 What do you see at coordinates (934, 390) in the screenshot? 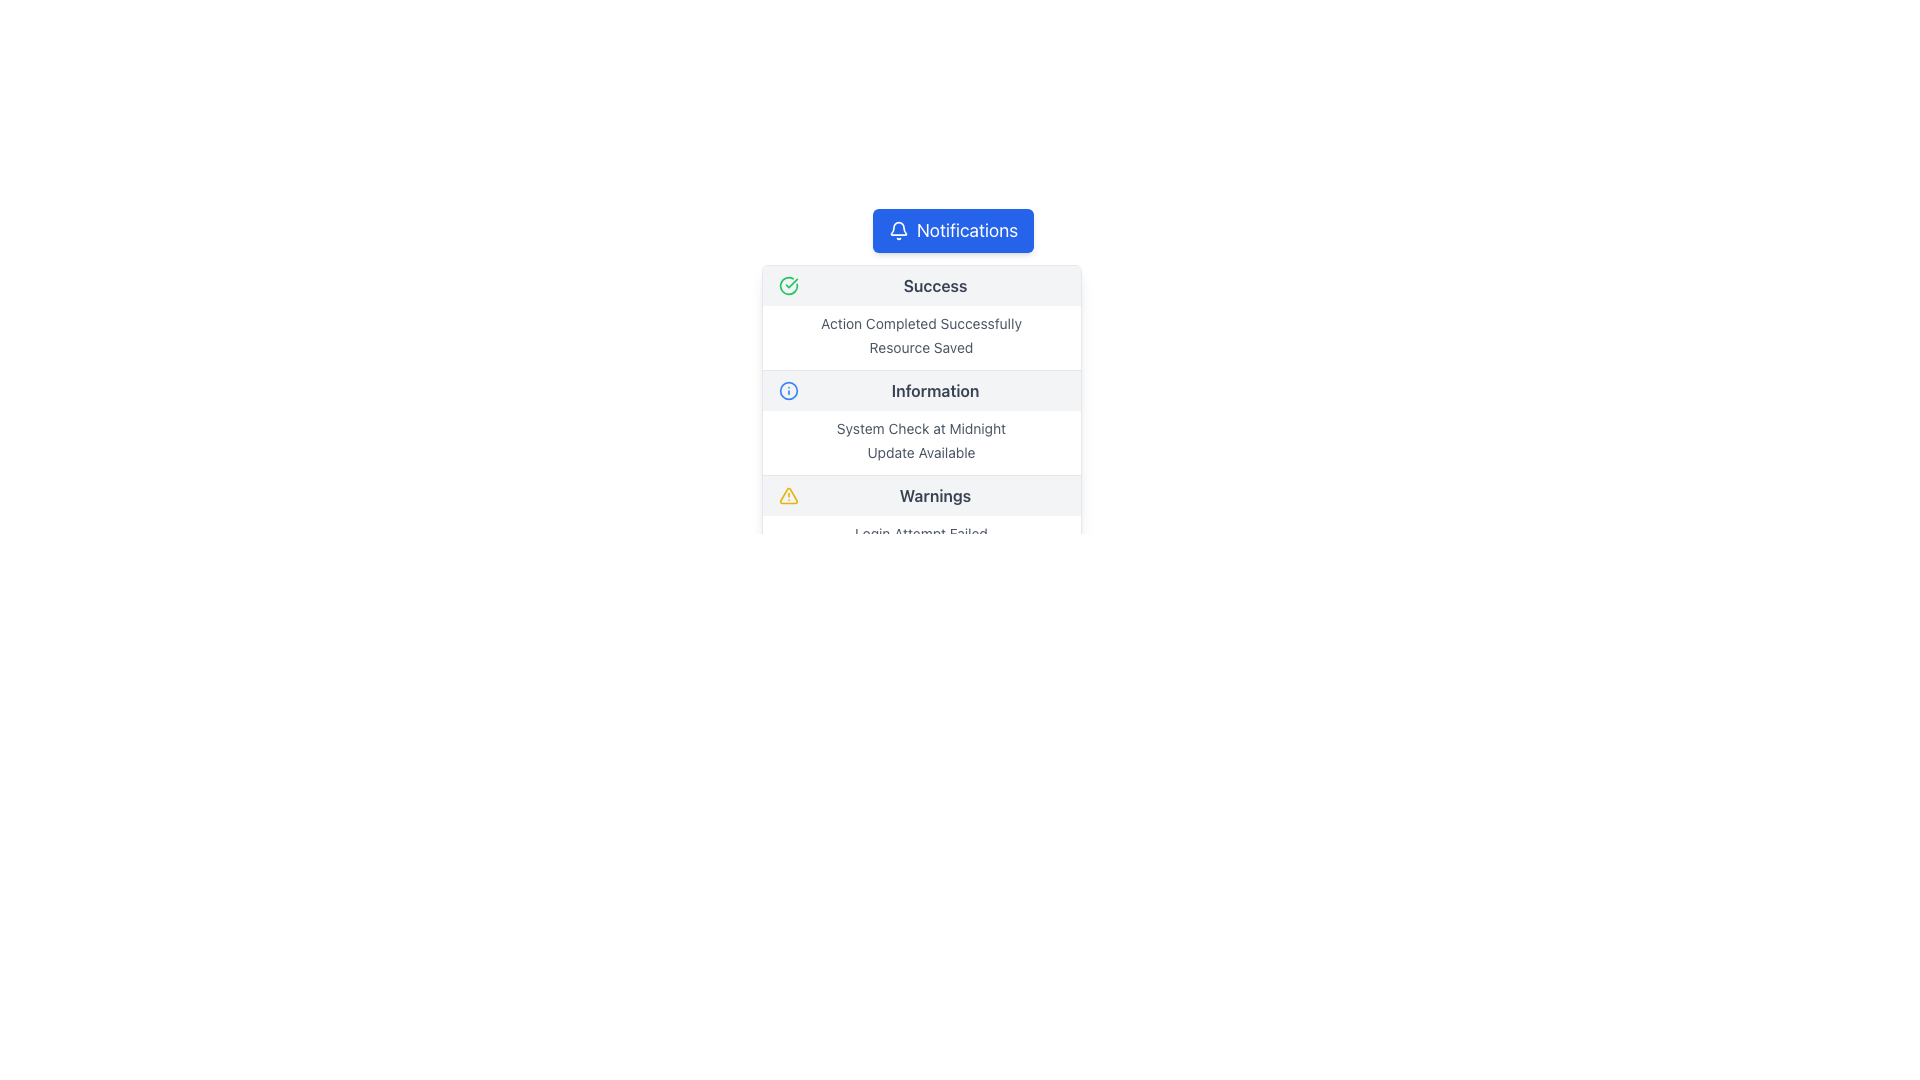
I see `the text label reading 'Information' styled in gray with a bold font, located in the middle section of the notifications list under the subsection titled 'Information'` at bounding box center [934, 390].